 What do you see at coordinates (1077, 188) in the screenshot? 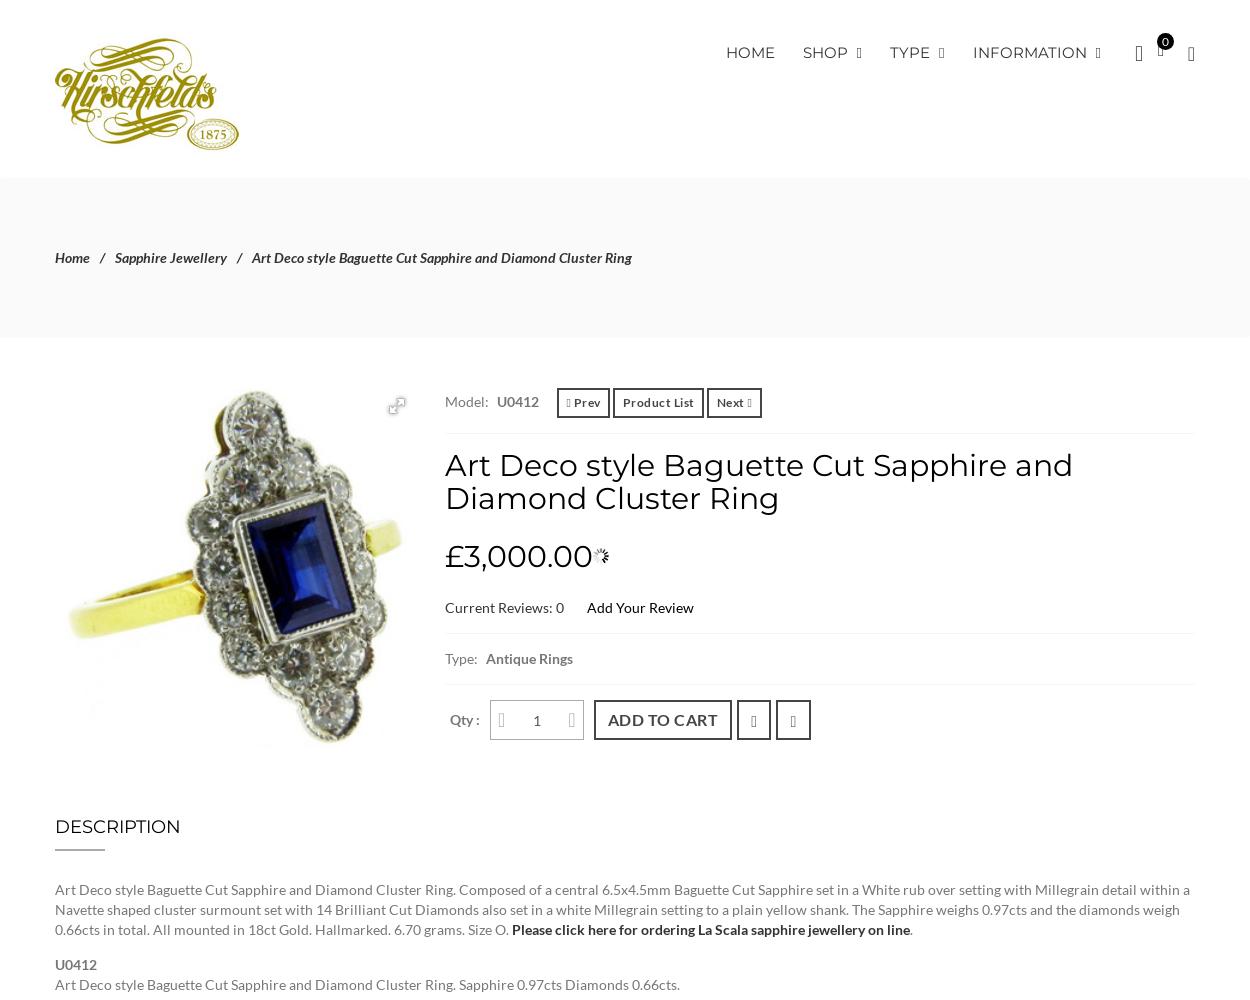
I see `'Checkout'` at bounding box center [1077, 188].